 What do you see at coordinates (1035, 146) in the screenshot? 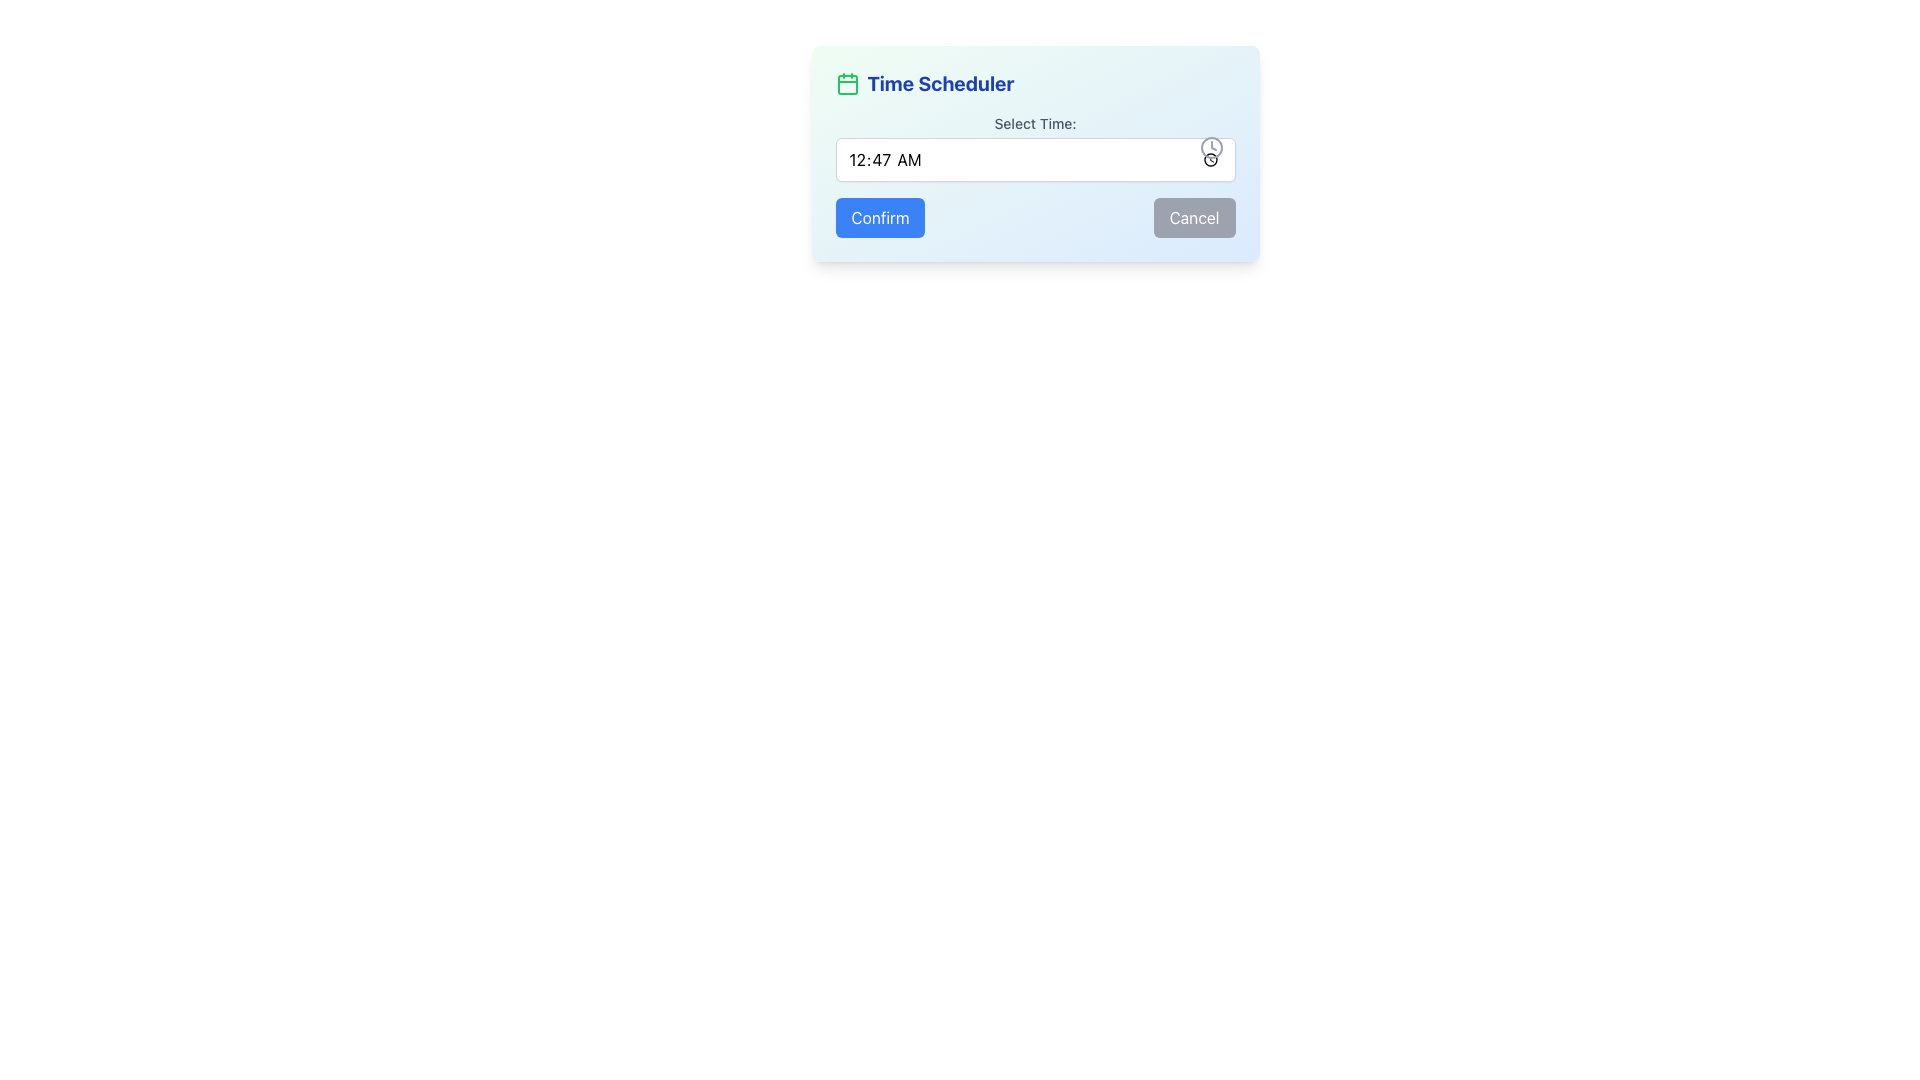
I see `the Time Selector input field located below the 'Time Scheduler' title` at bounding box center [1035, 146].